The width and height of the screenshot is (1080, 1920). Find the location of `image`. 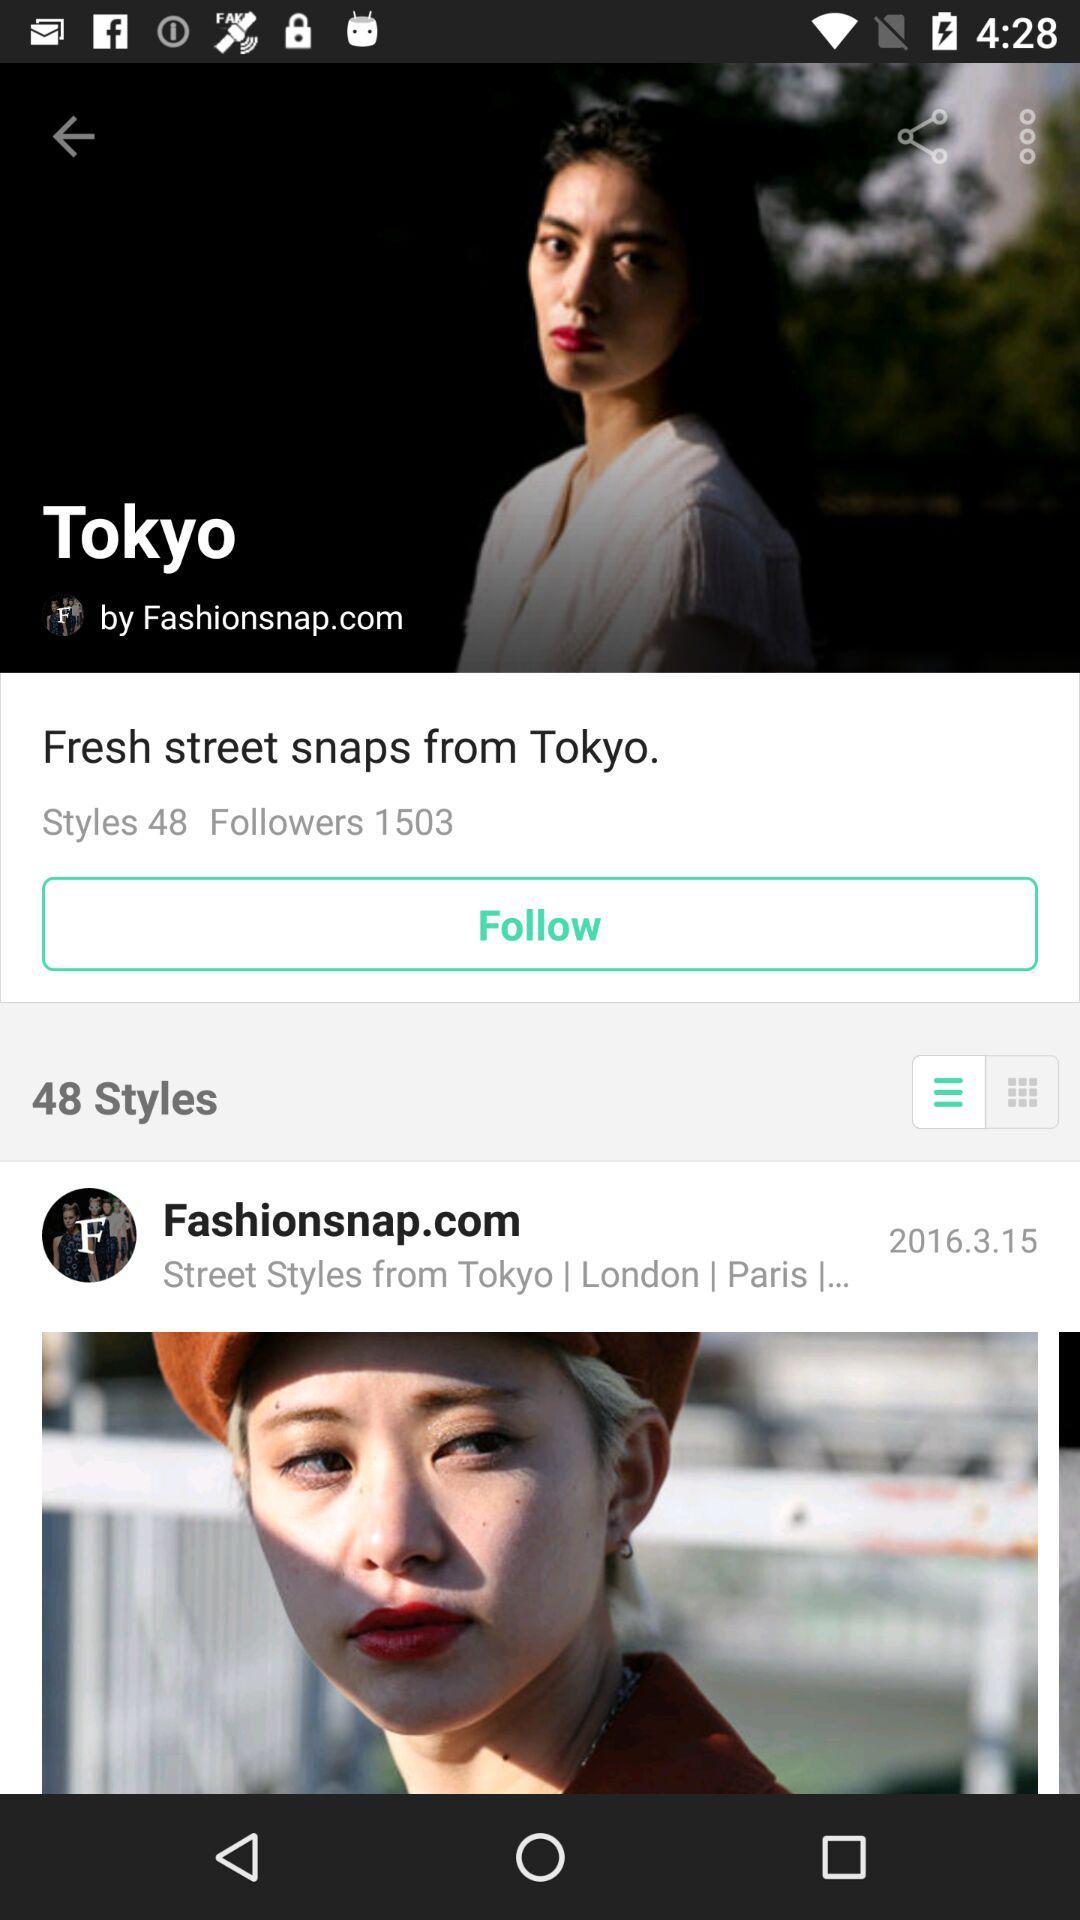

image is located at coordinates (540, 1562).